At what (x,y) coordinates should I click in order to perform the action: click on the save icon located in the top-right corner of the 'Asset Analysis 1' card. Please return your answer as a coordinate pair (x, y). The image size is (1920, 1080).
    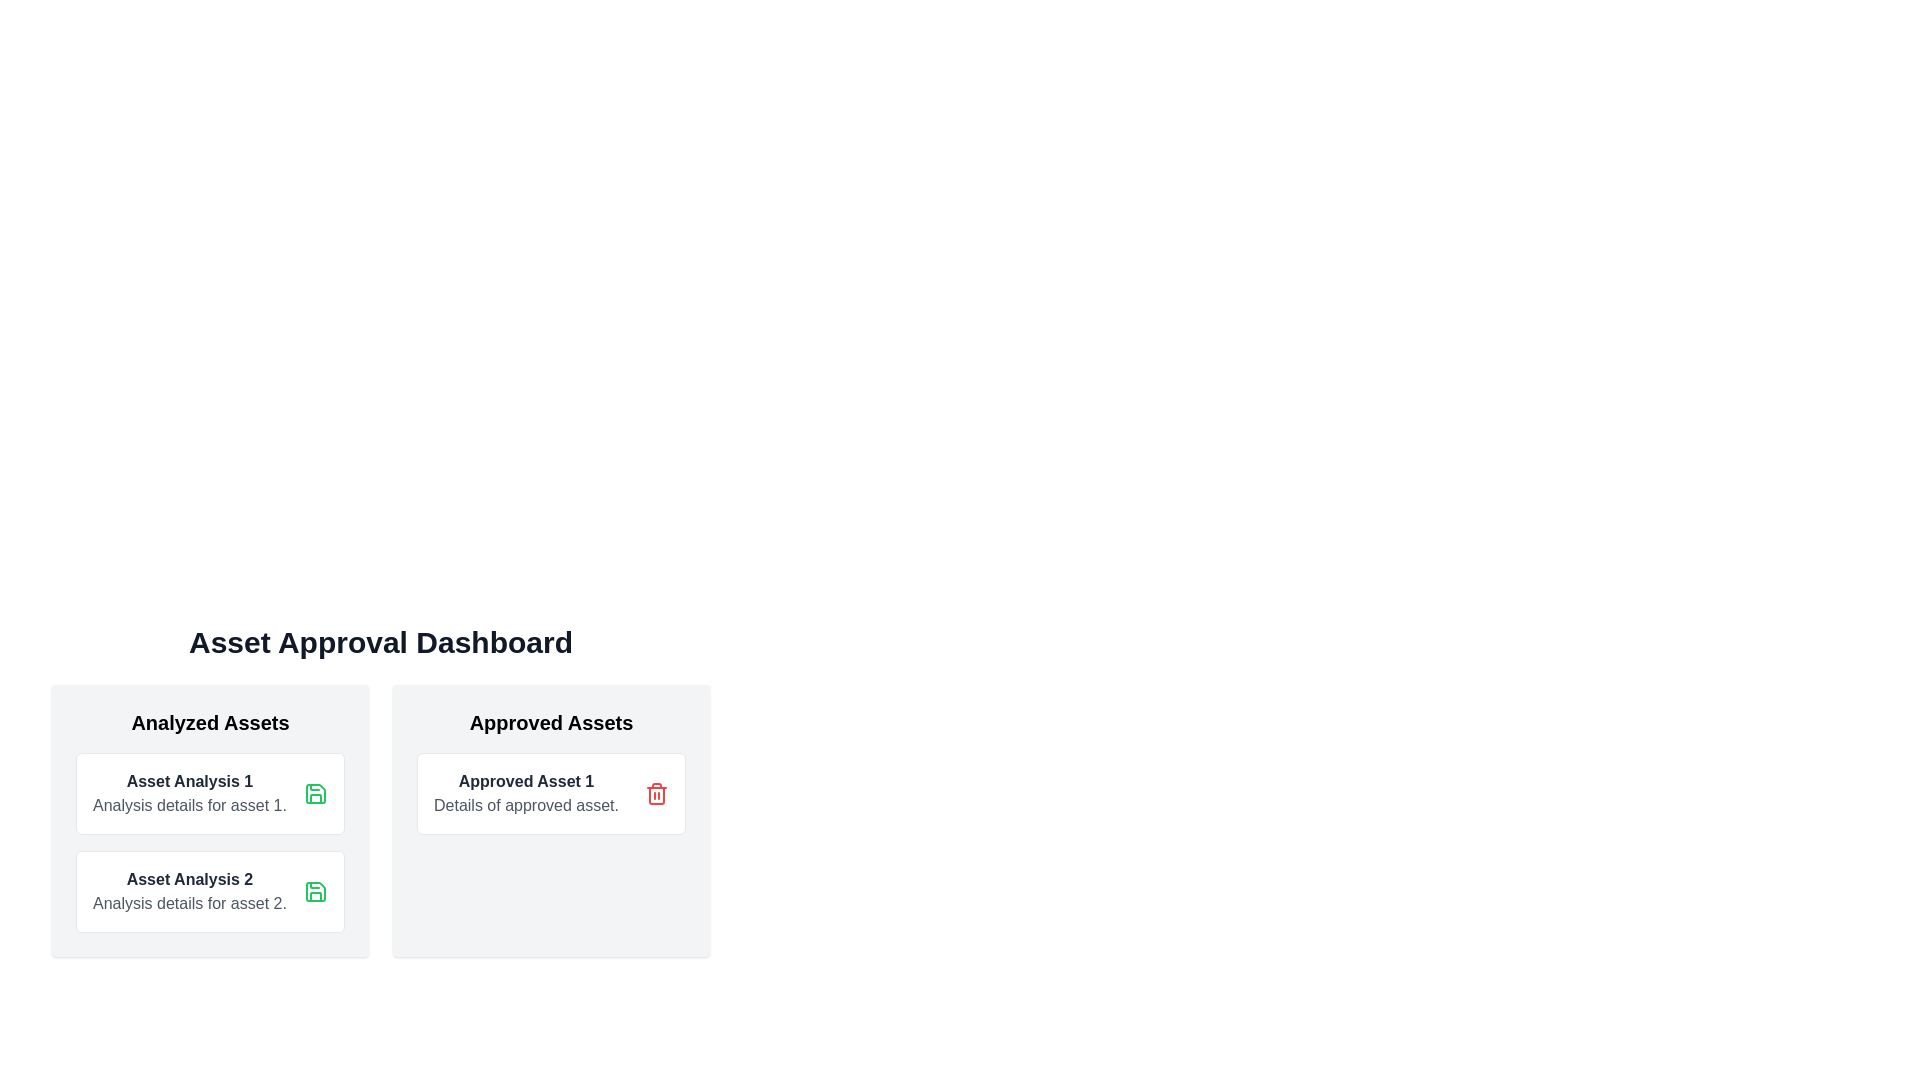
    Looking at the image, I should click on (315, 793).